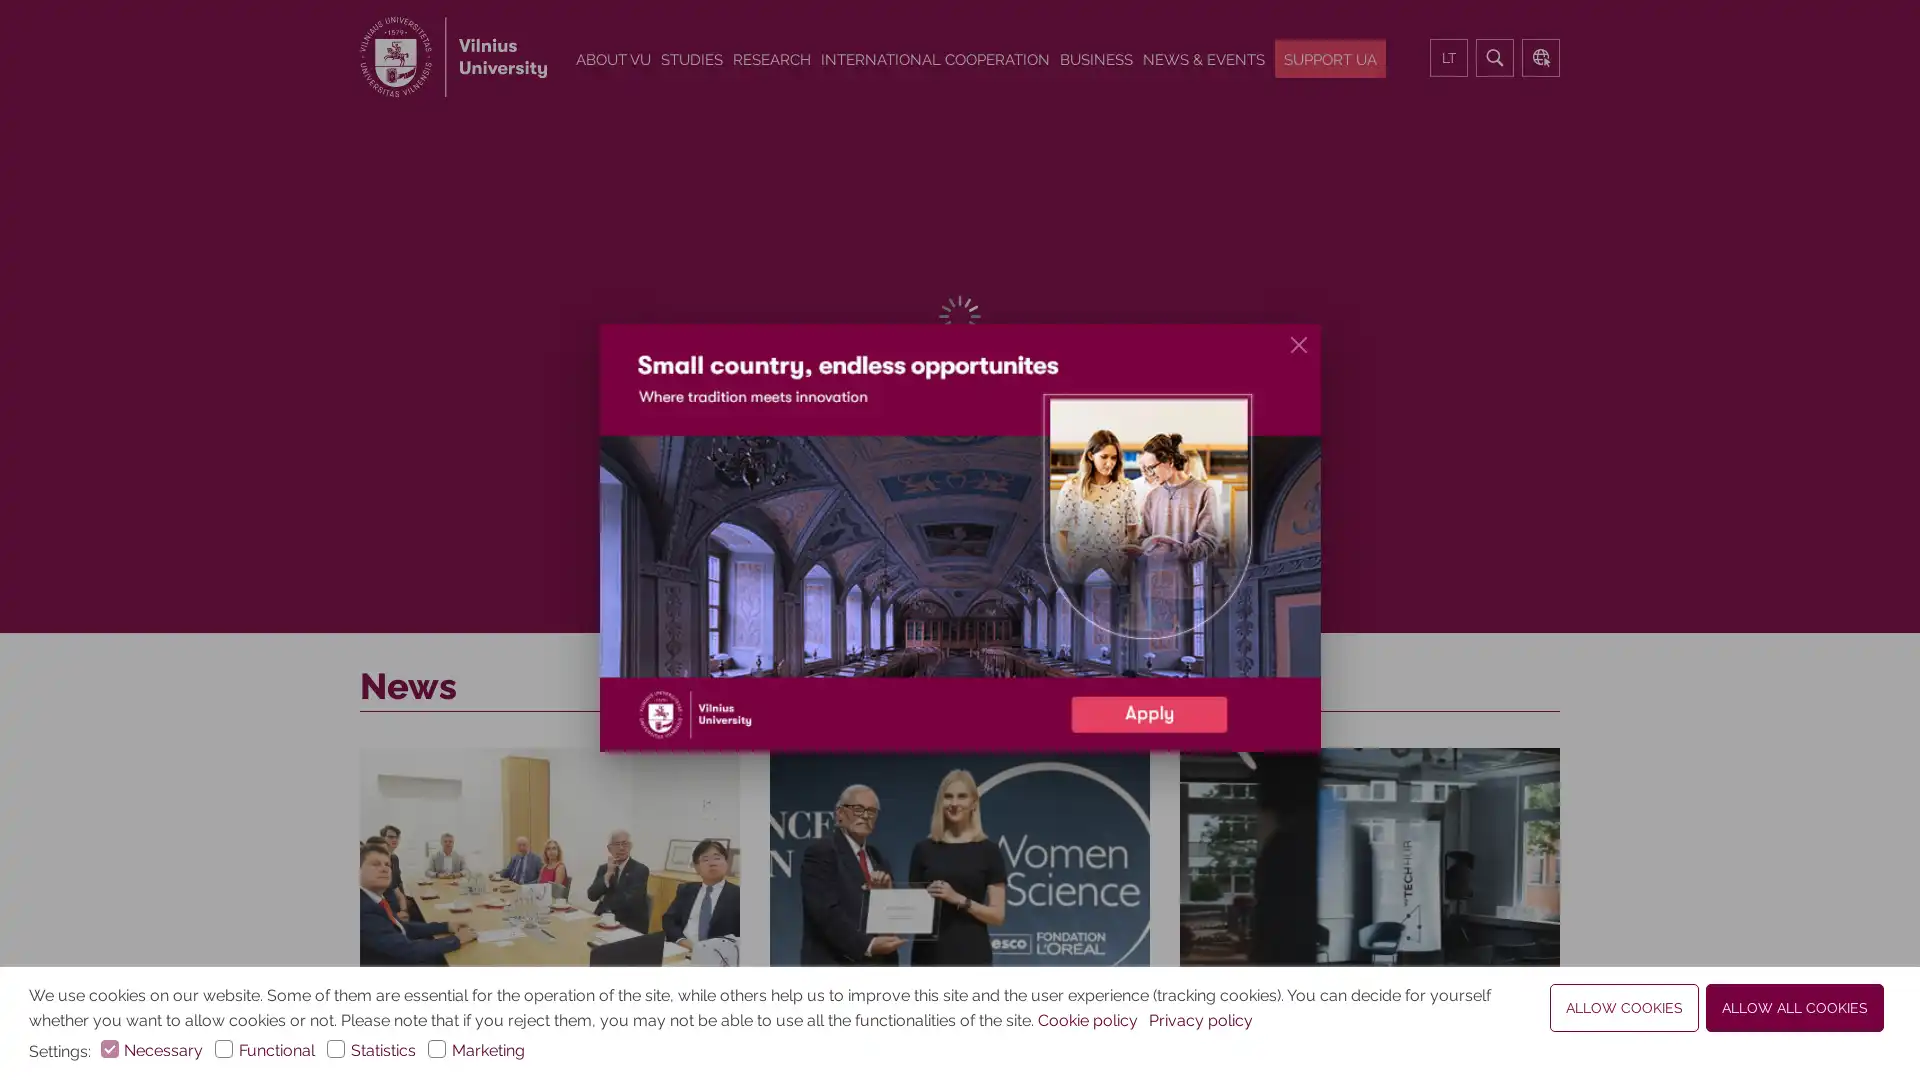 Image resolution: width=1920 pixels, height=1080 pixels. Describe the element at coordinates (1200, 1021) in the screenshot. I see `privacy policy` at that location.